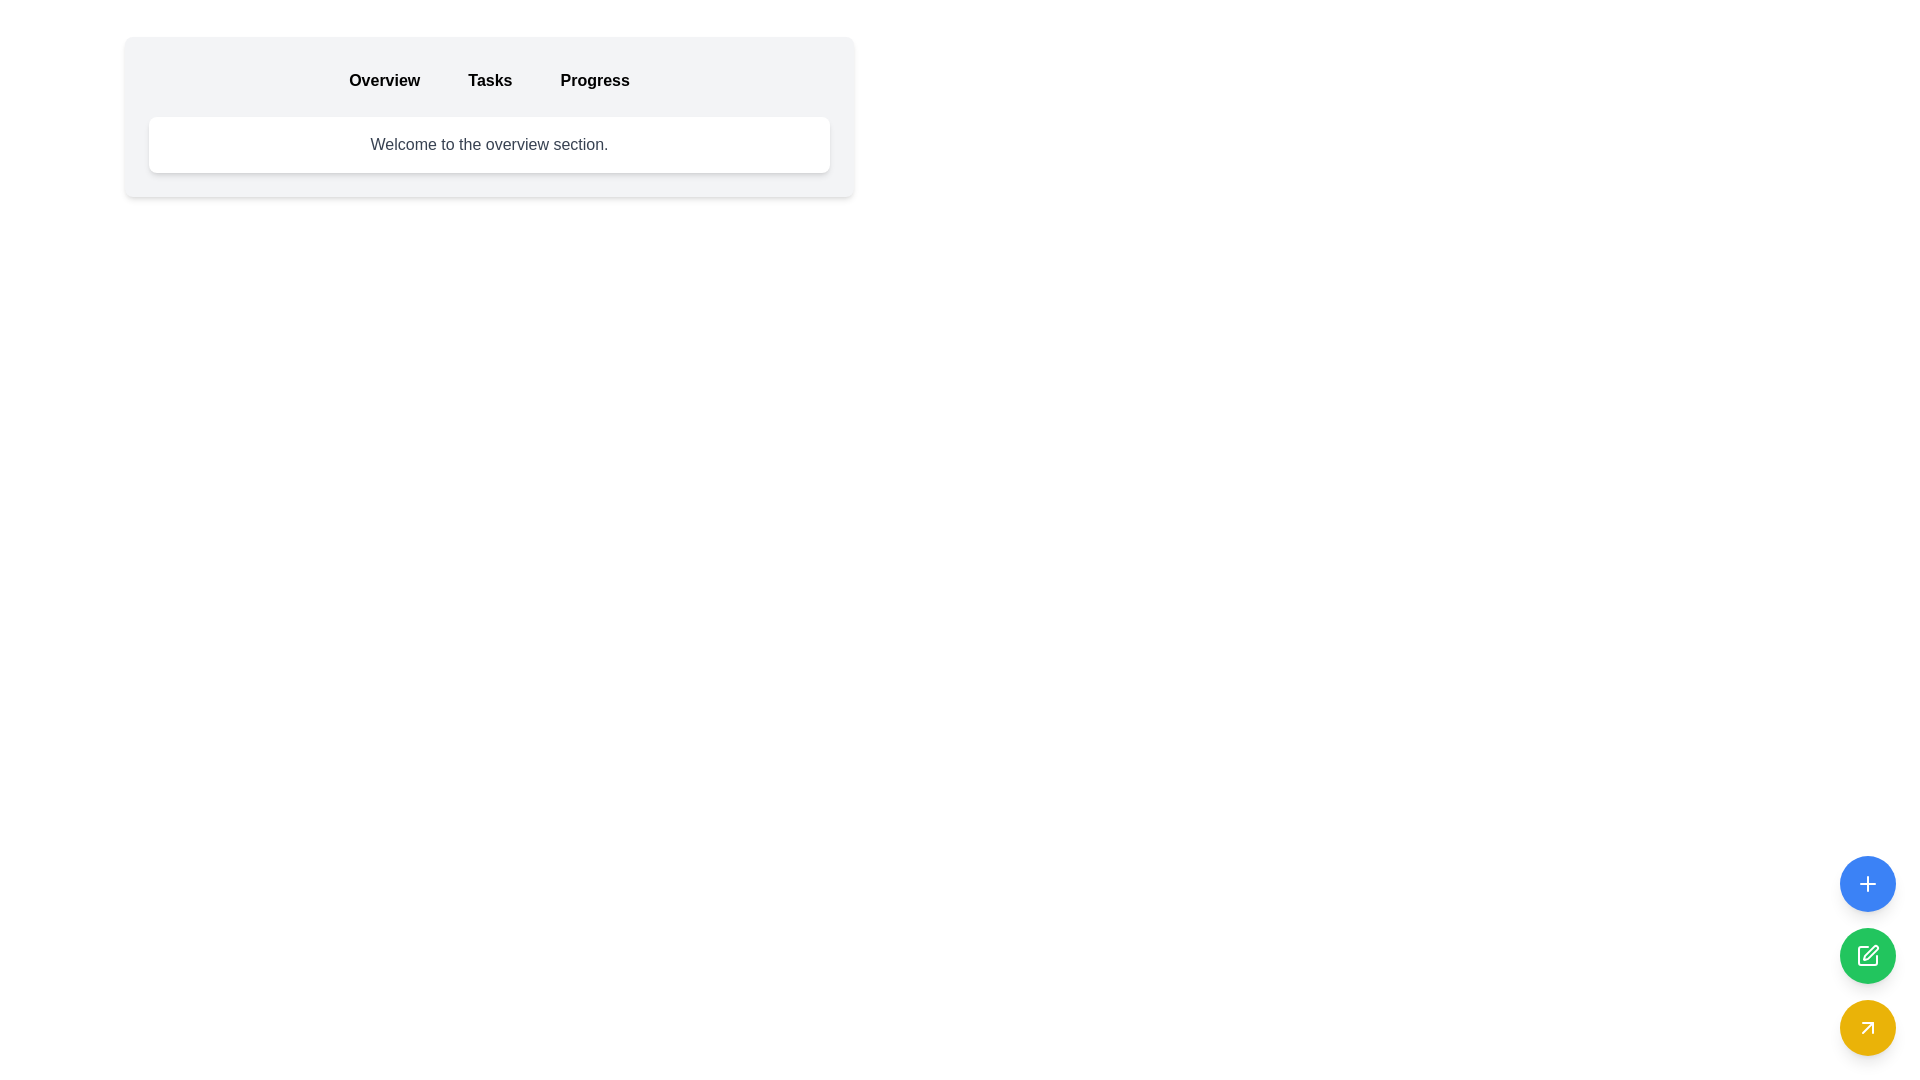 The width and height of the screenshot is (1920, 1080). Describe the element at coordinates (1866, 955) in the screenshot. I see `the circular green button with a white outline of a pen symbol, located in the vertical stack of buttons at the bottom-right corner of the interface` at that location.